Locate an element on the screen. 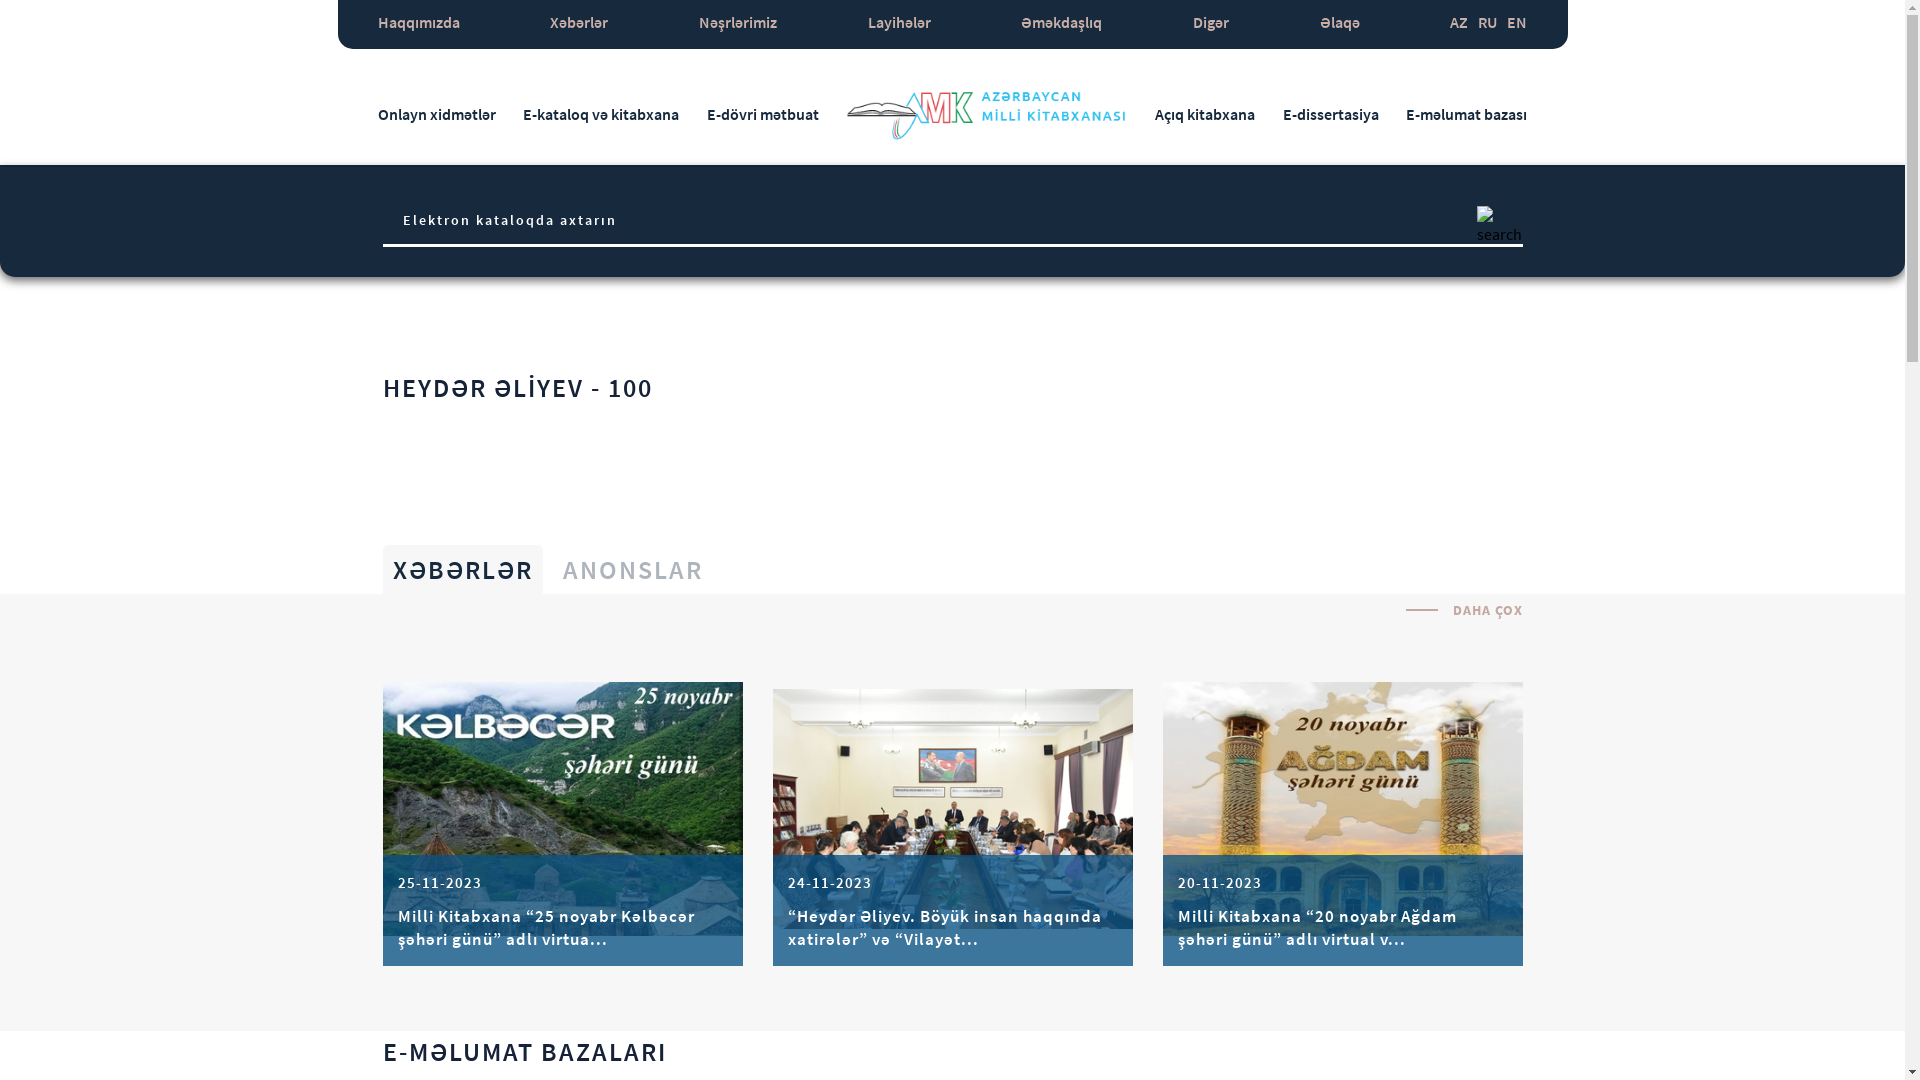 This screenshot has height=1080, width=1920. 'ANONSLAR' is located at coordinates (631, 569).